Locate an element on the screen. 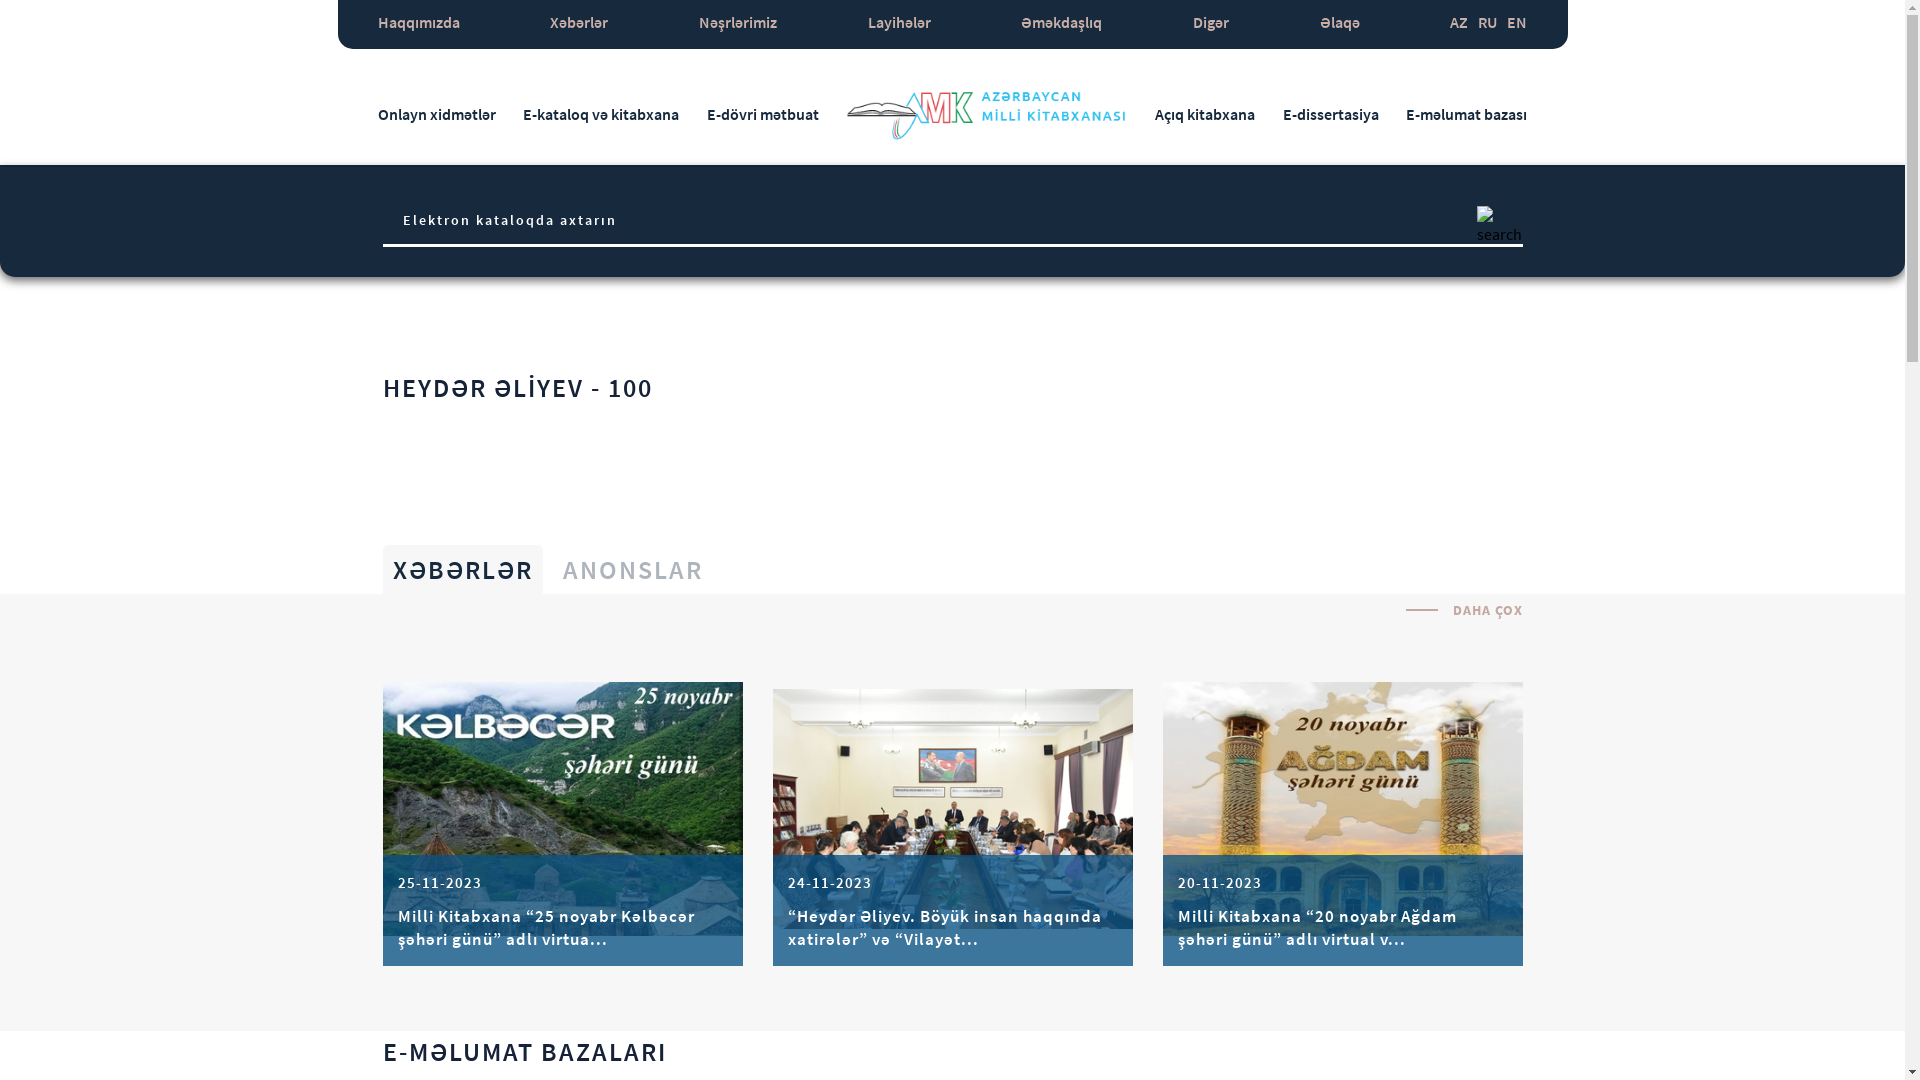 This screenshot has height=1080, width=1920. 'ANONSLAR' is located at coordinates (631, 569).